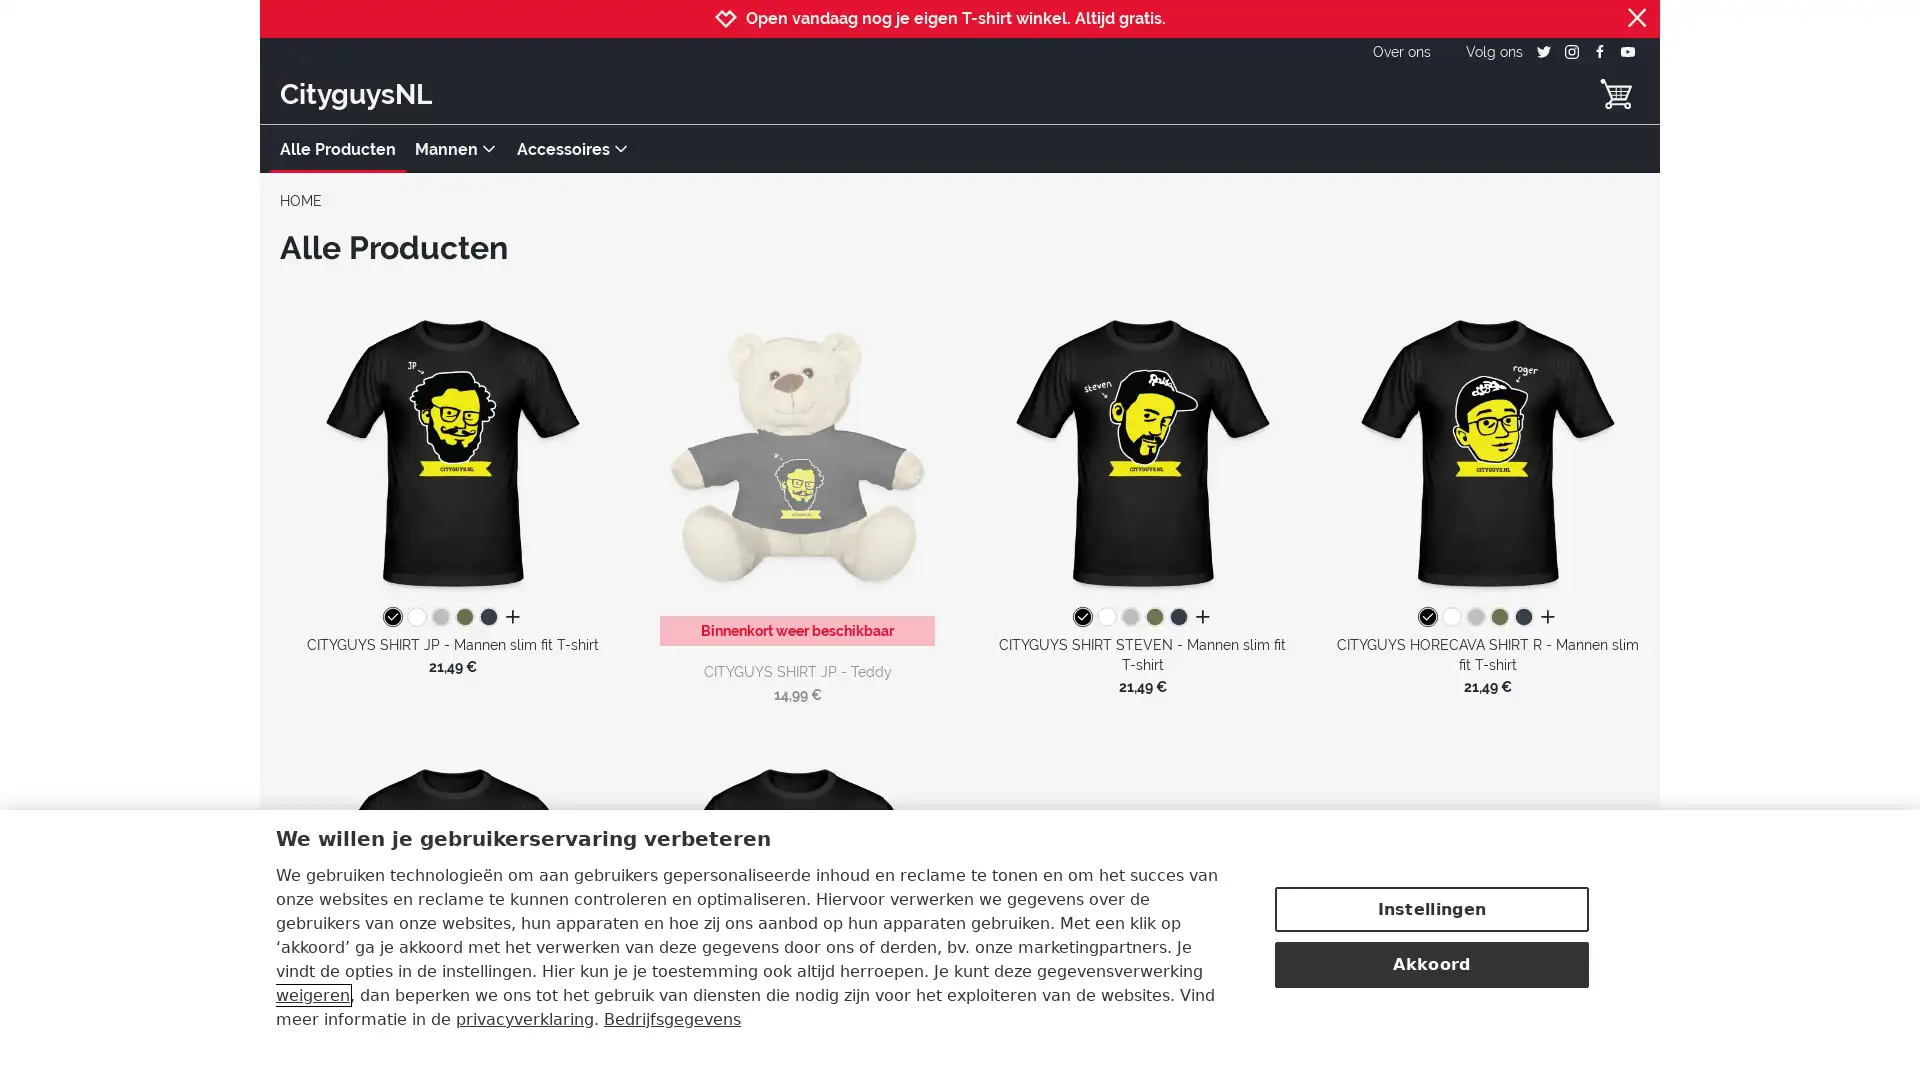 The image size is (1920, 1080). What do you see at coordinates (1521, 617) in the screenshot?
I see `navy` at bounding box center [1521, 617].